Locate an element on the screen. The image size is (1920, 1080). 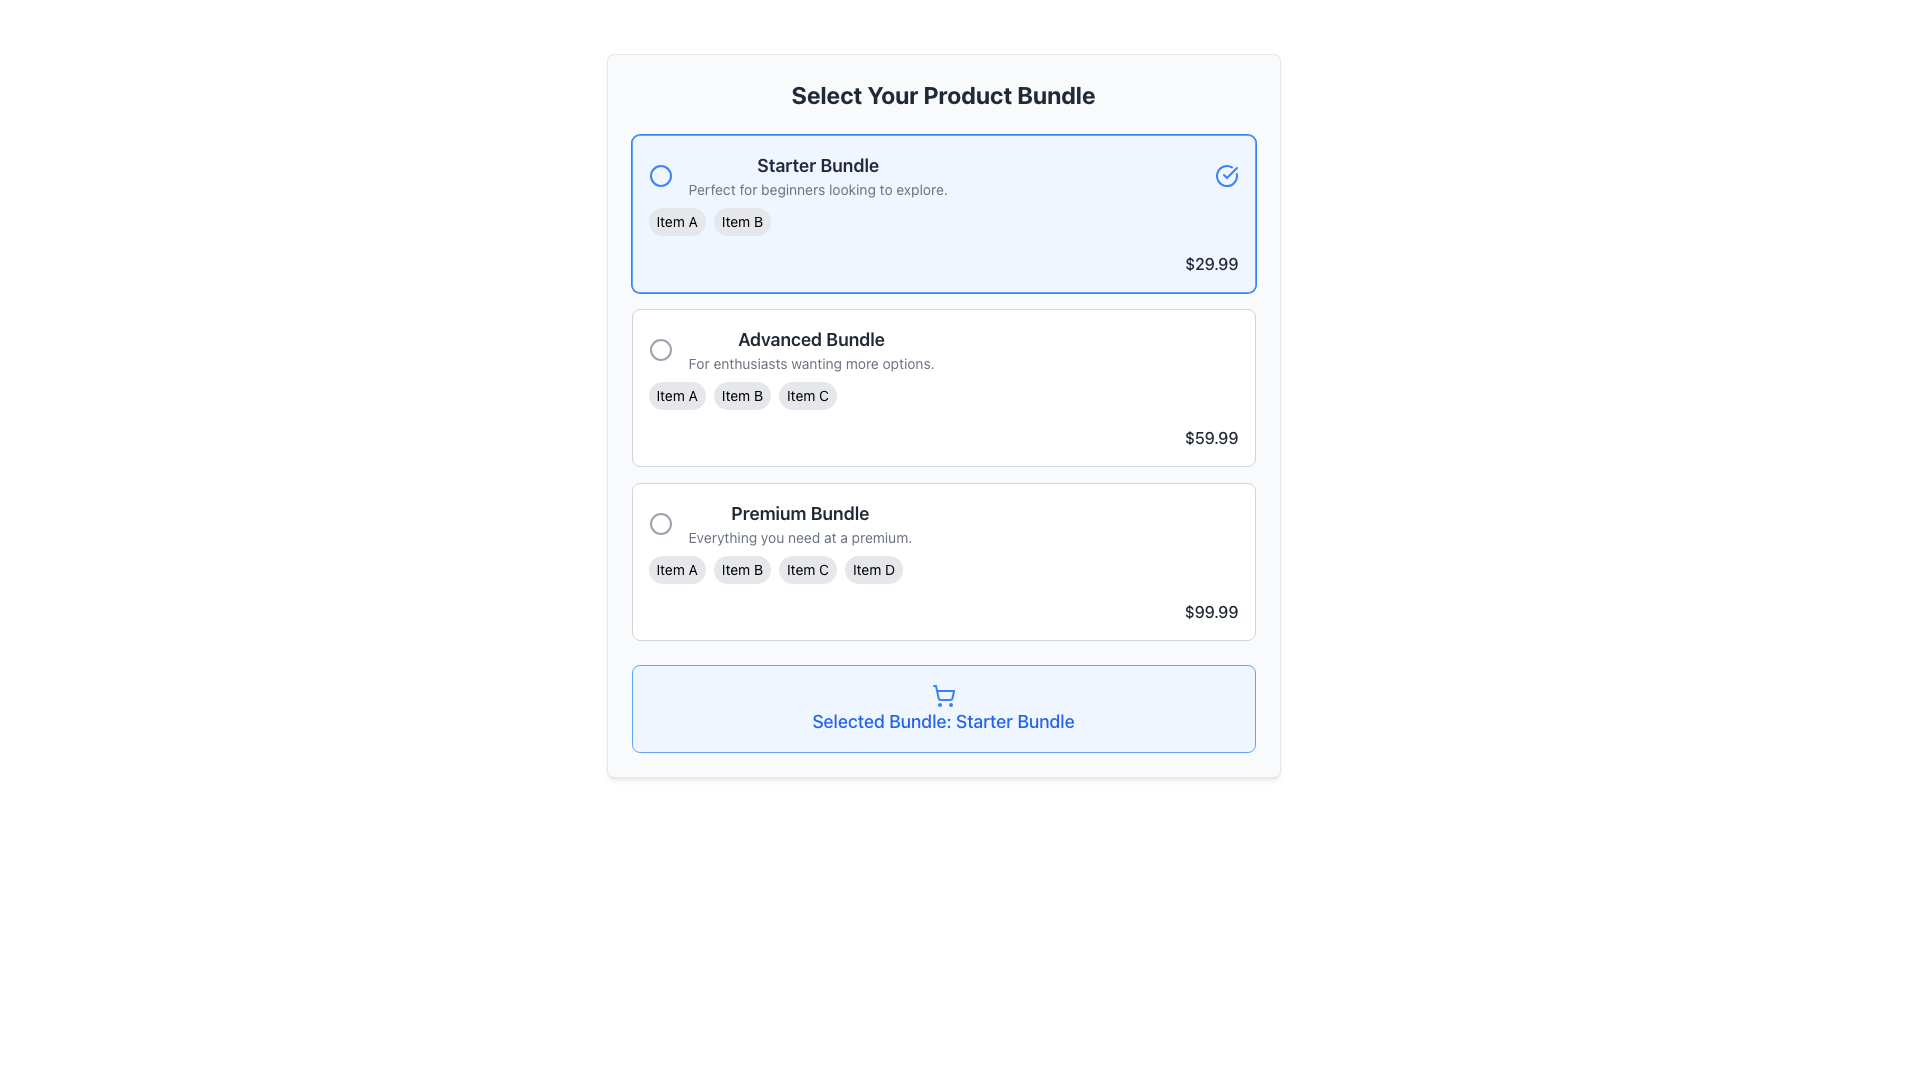
the informational card displaying 'Selected Bundle: Starter Bundle' located at the bottom of the 'Select Your Product Bundle' section is located at coordinates (942, 707).